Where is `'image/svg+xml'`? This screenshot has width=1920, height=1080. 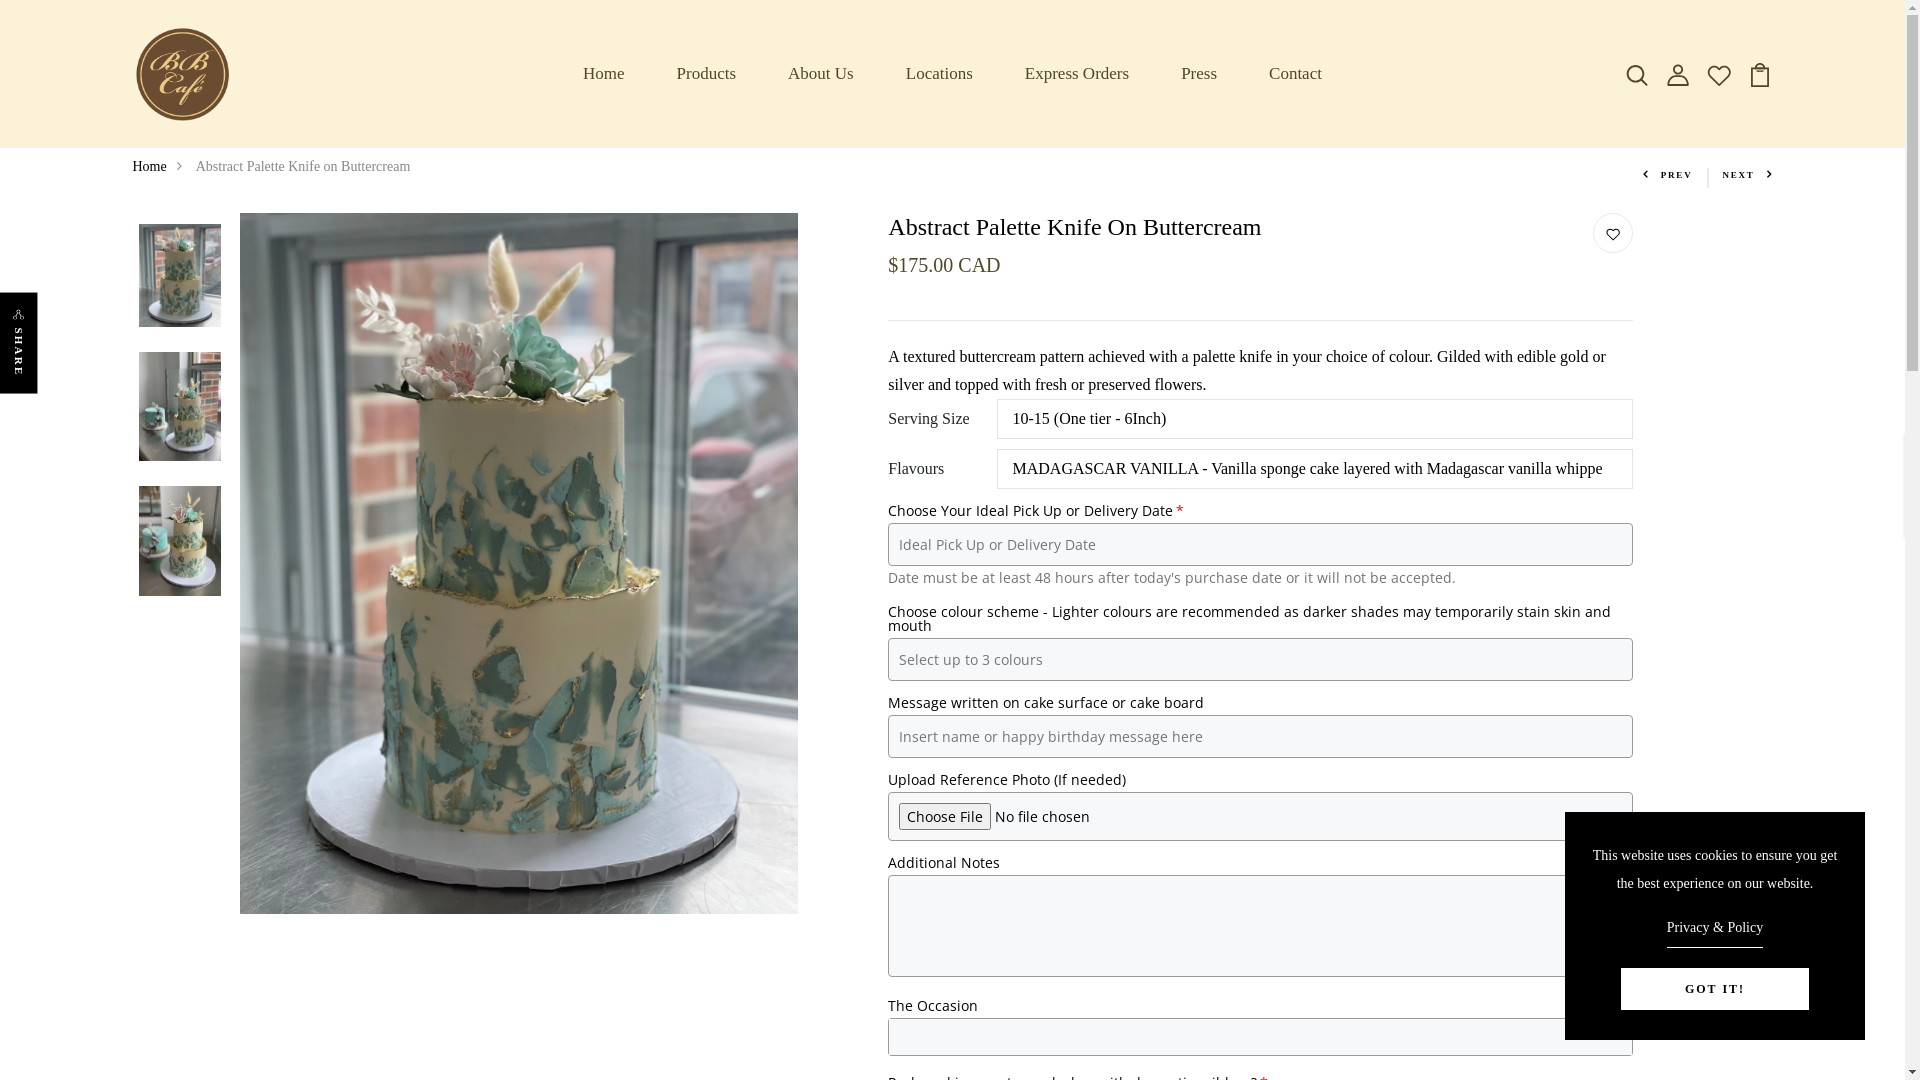
'image/svg+xml' is located at coordinates (1717, 71).